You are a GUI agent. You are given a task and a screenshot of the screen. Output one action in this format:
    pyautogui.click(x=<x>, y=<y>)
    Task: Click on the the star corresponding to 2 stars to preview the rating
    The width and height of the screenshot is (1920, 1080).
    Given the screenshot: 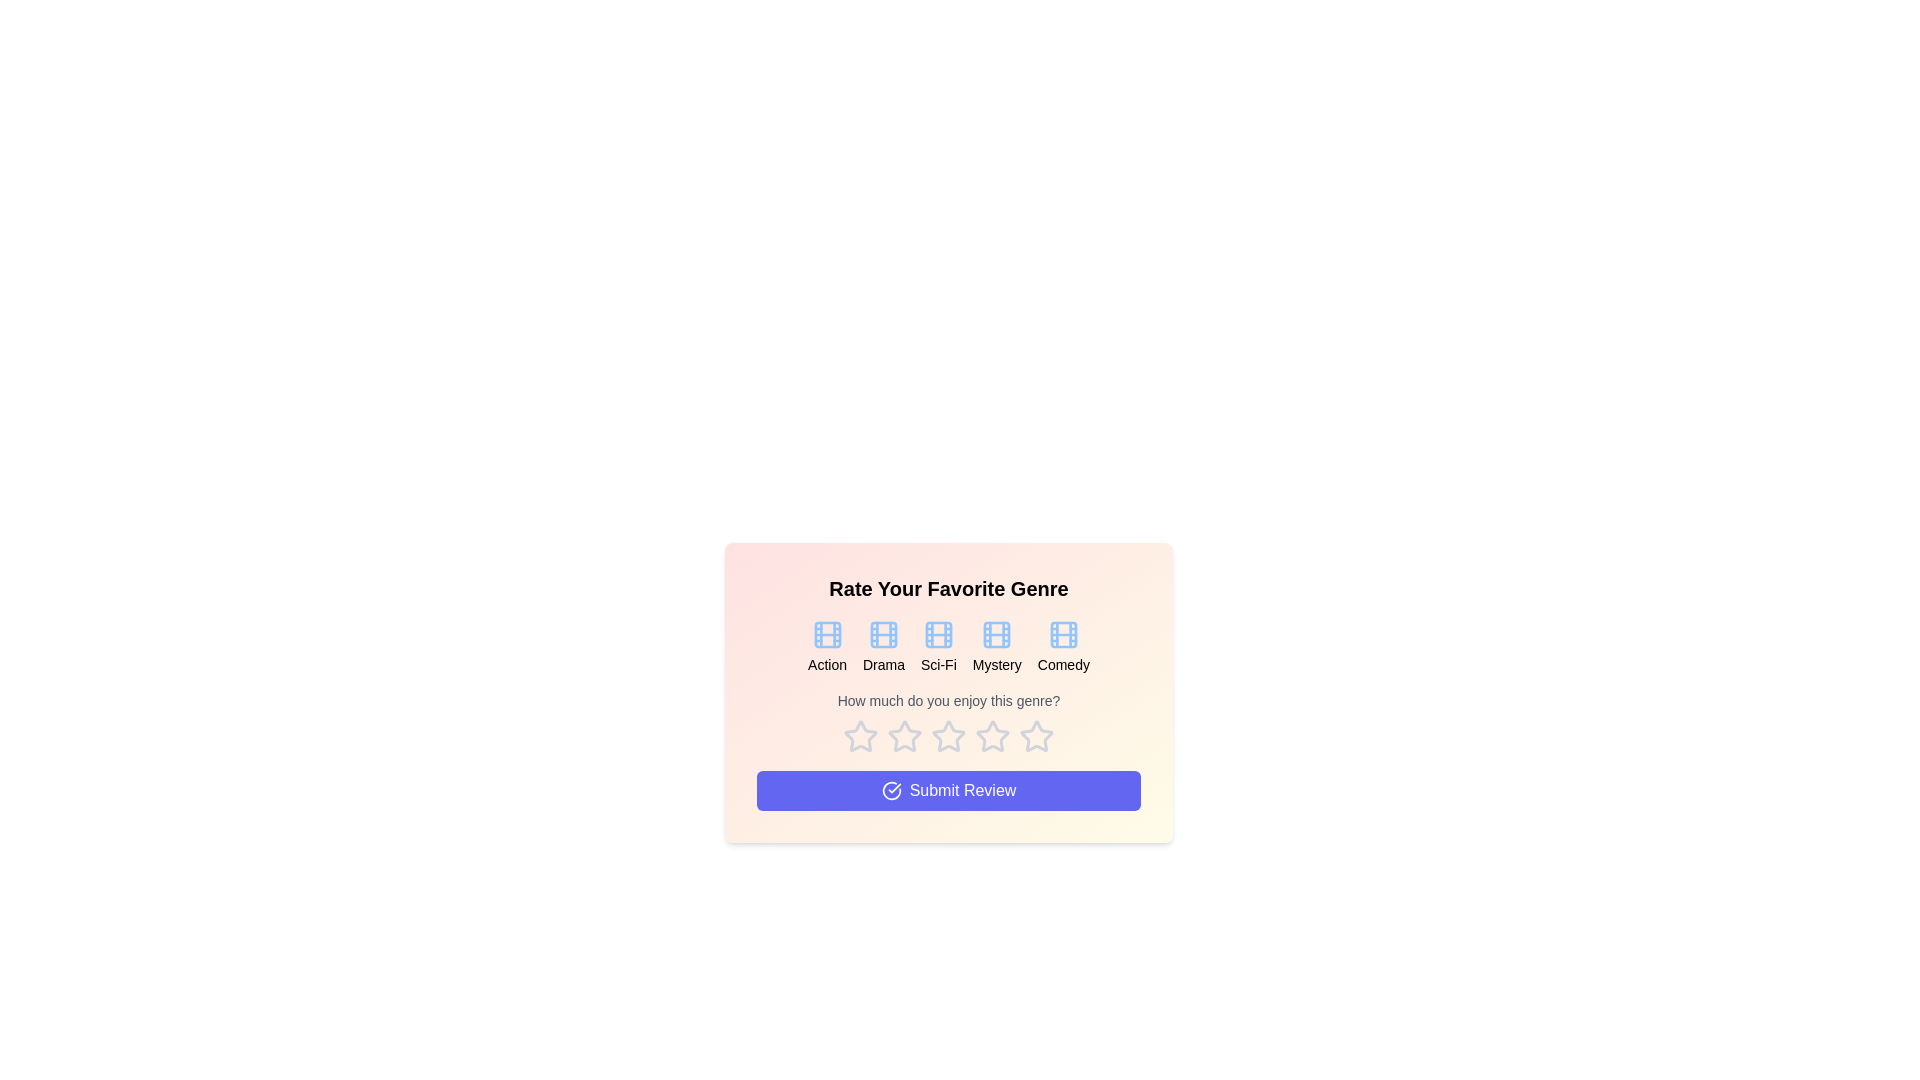 What is the action you would take?
    pyautogui.click(x=904, y=736)
    